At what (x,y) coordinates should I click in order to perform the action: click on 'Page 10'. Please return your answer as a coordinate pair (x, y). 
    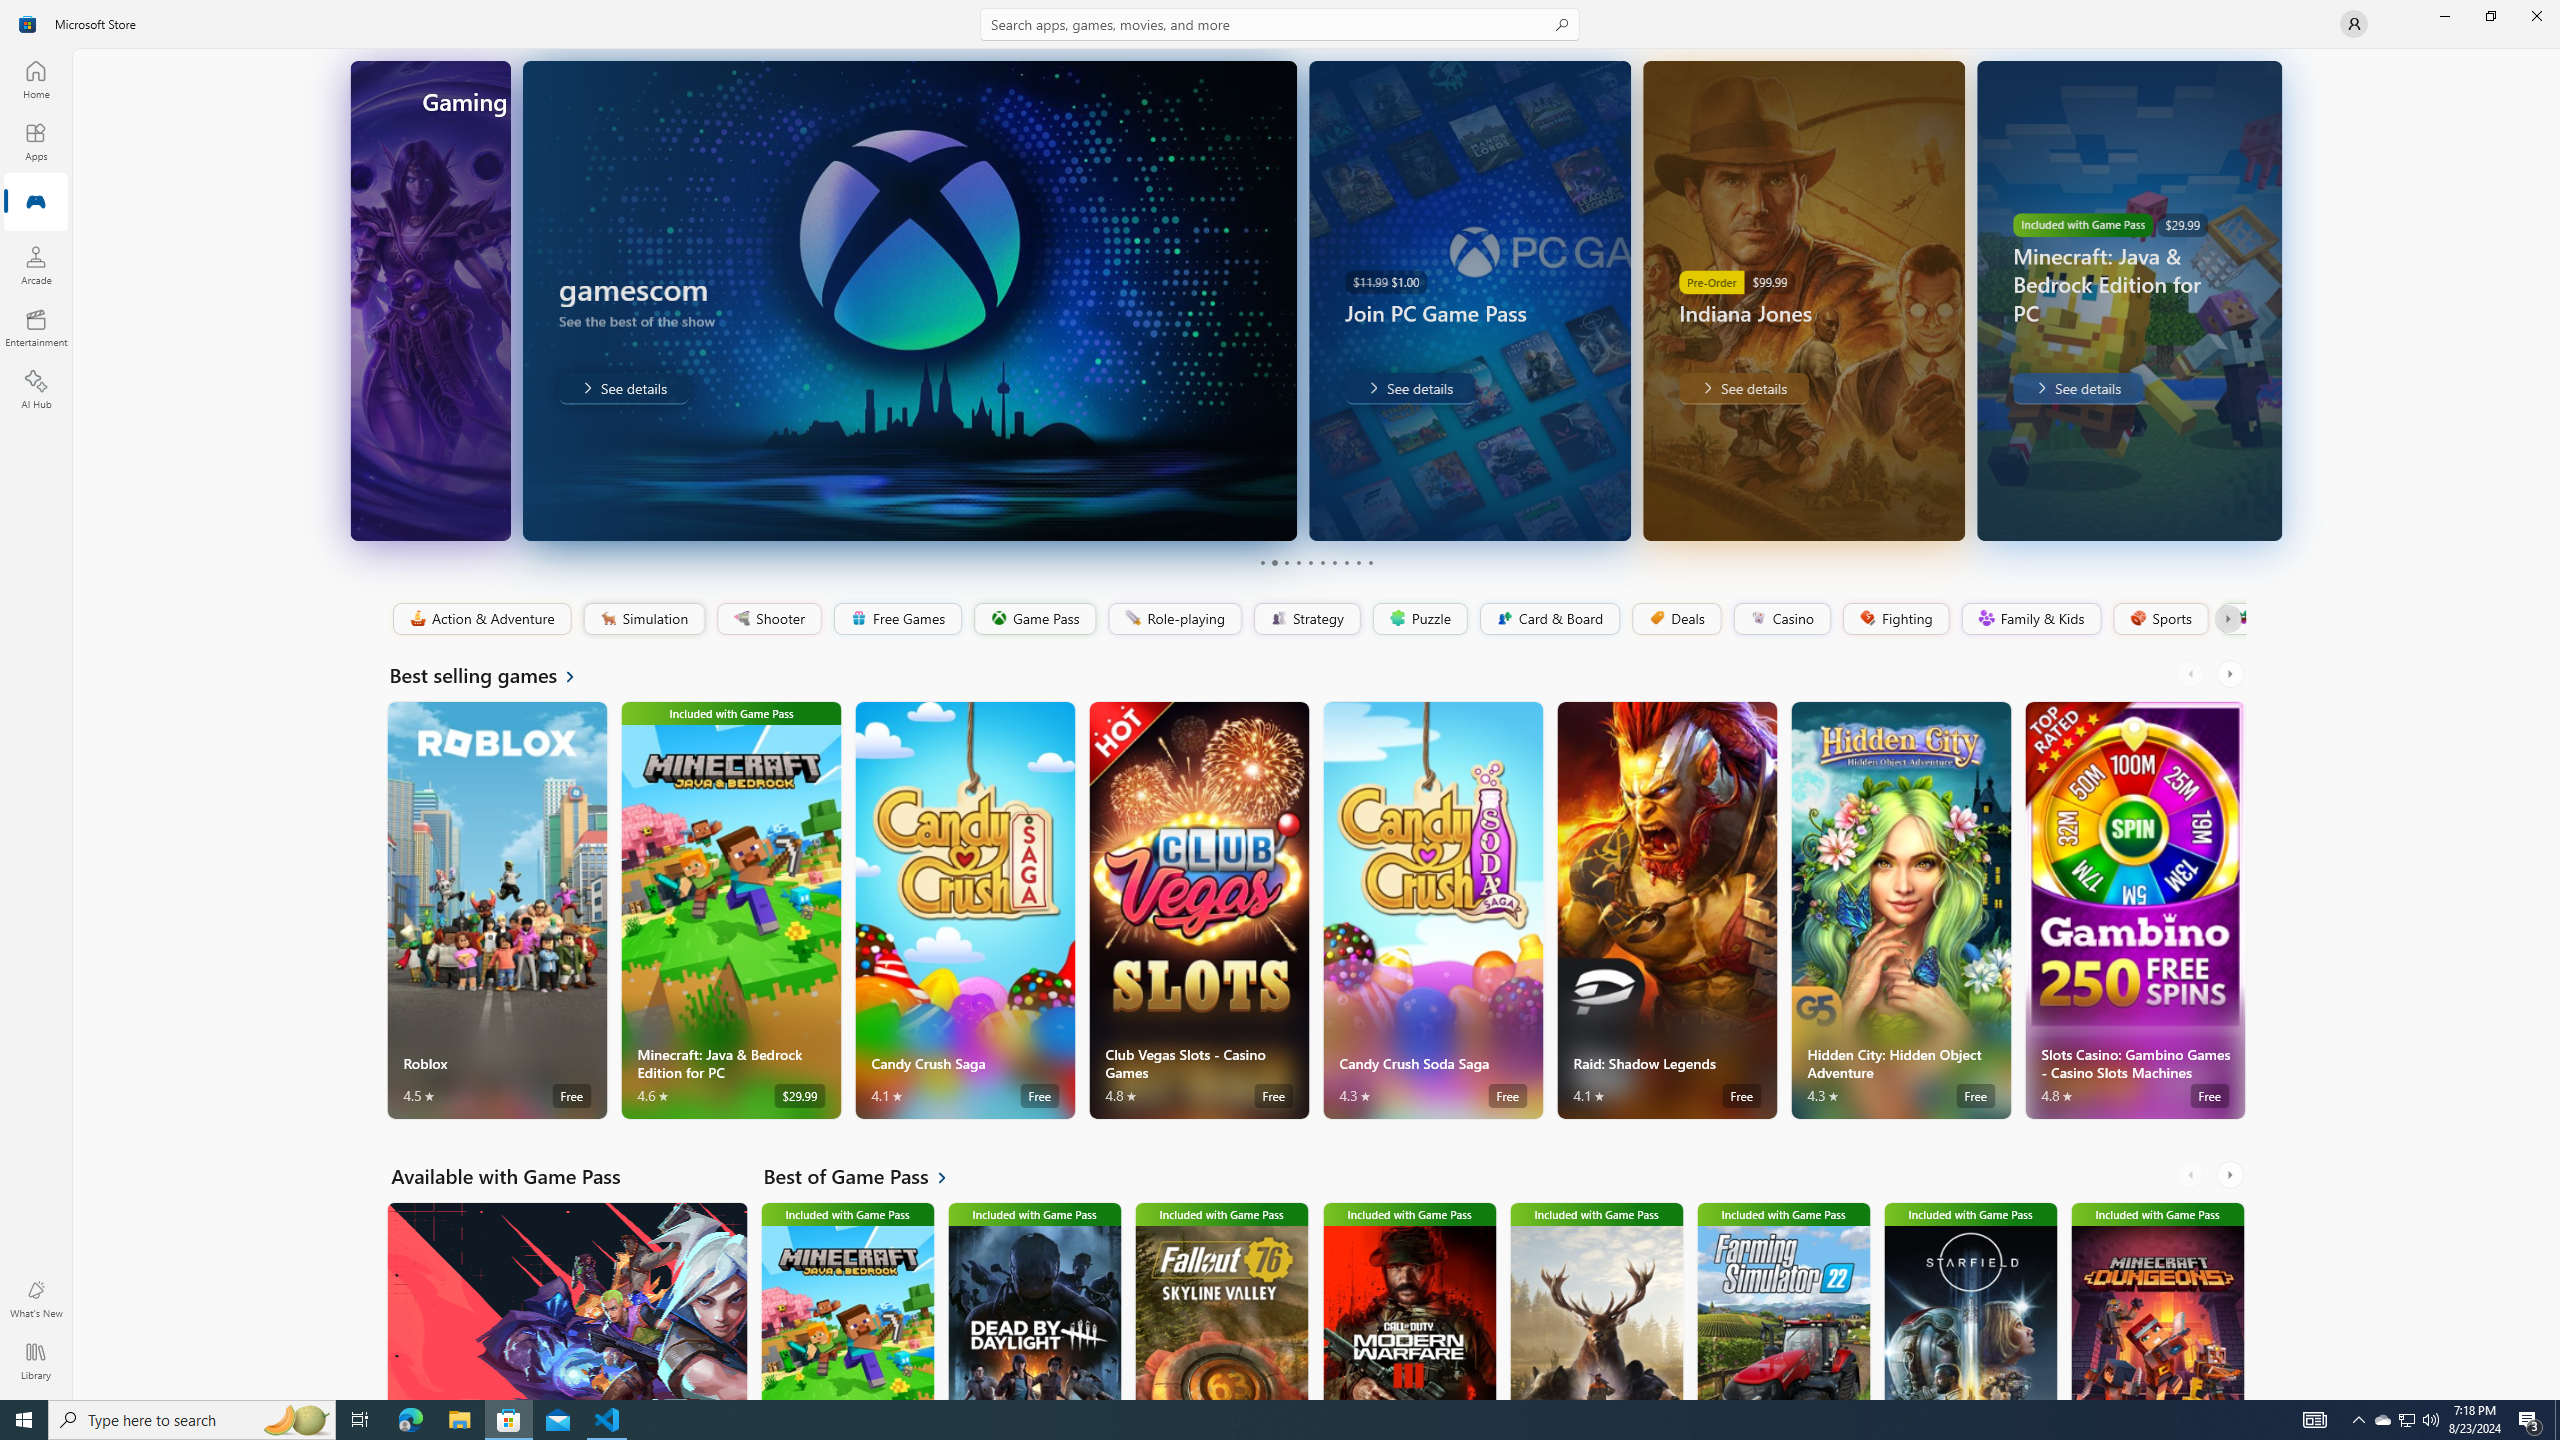
    Looking at the image, I should click on (1369, 562).